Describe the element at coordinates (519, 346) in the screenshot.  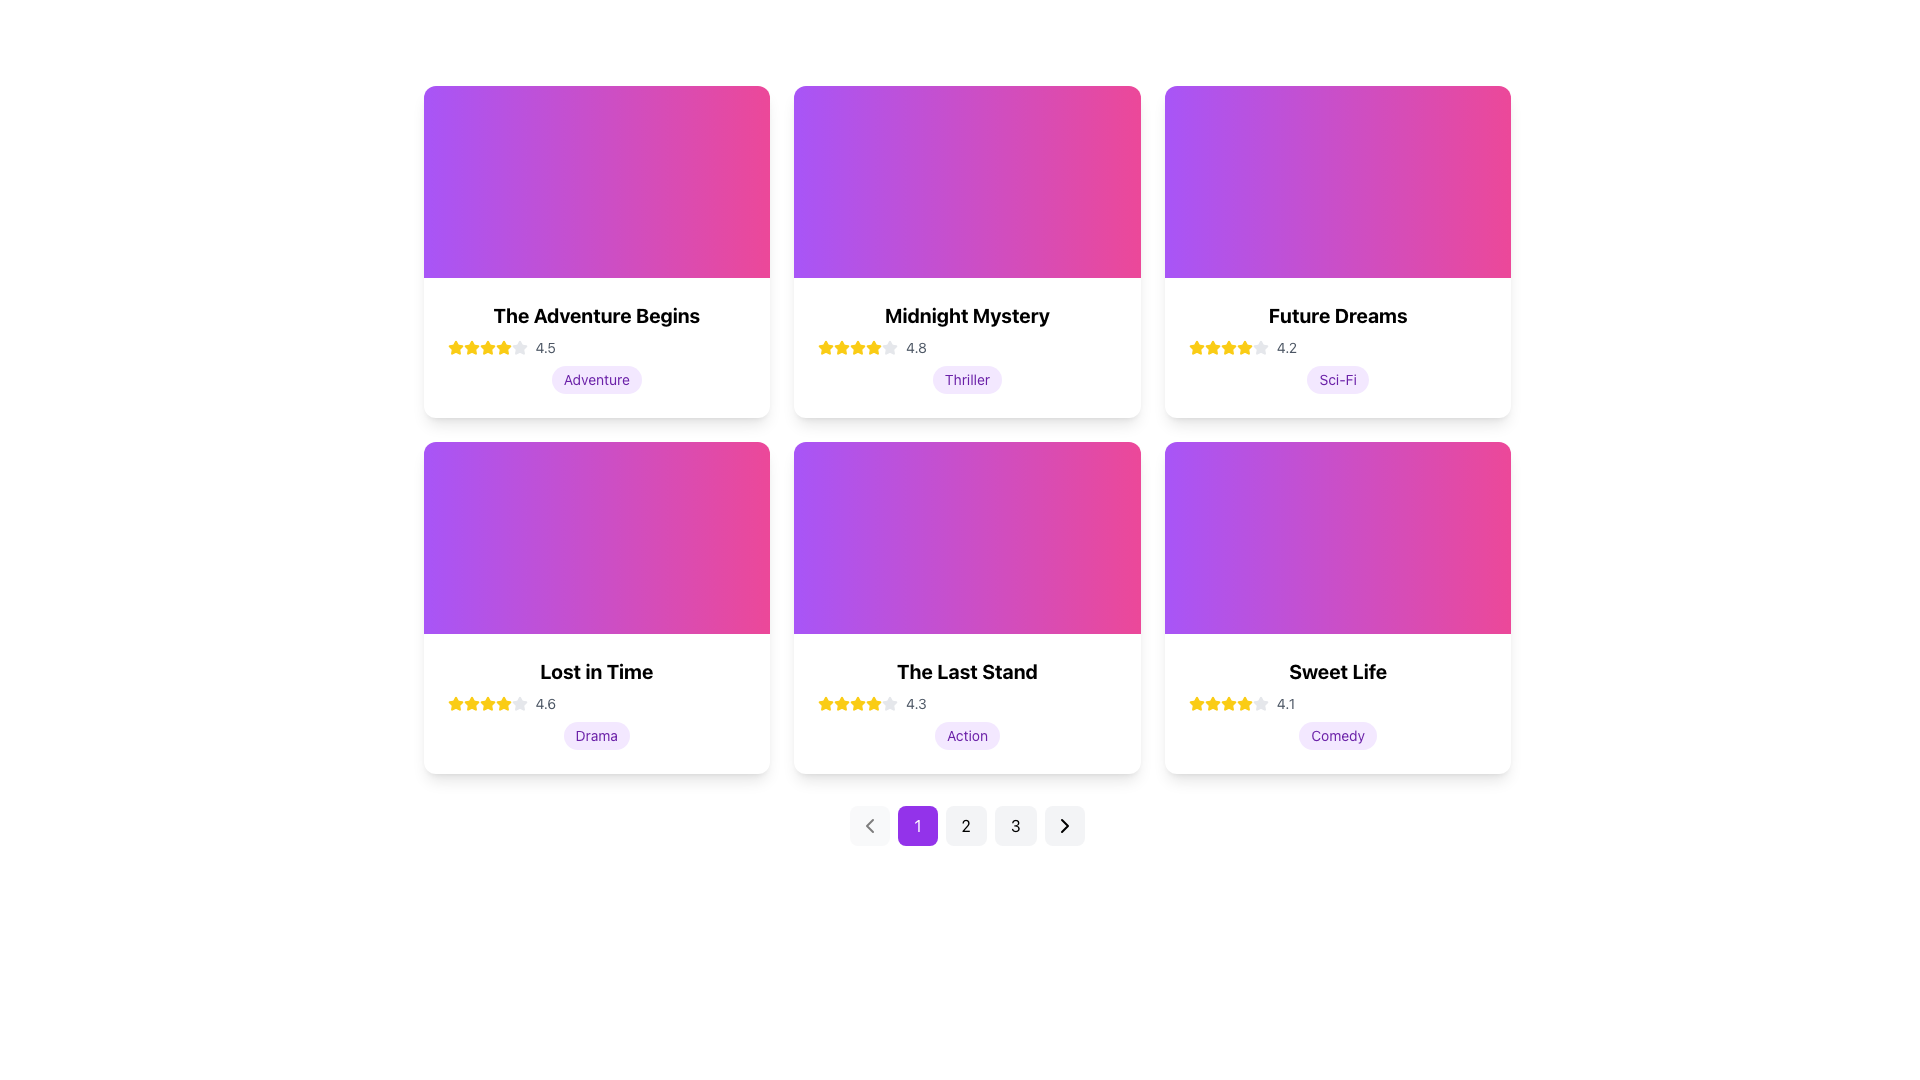
I see `the last unfilled star-shaped icon in the rating system below the text 'The Adventure Begins' and above the label 'Adventure'` at that location.